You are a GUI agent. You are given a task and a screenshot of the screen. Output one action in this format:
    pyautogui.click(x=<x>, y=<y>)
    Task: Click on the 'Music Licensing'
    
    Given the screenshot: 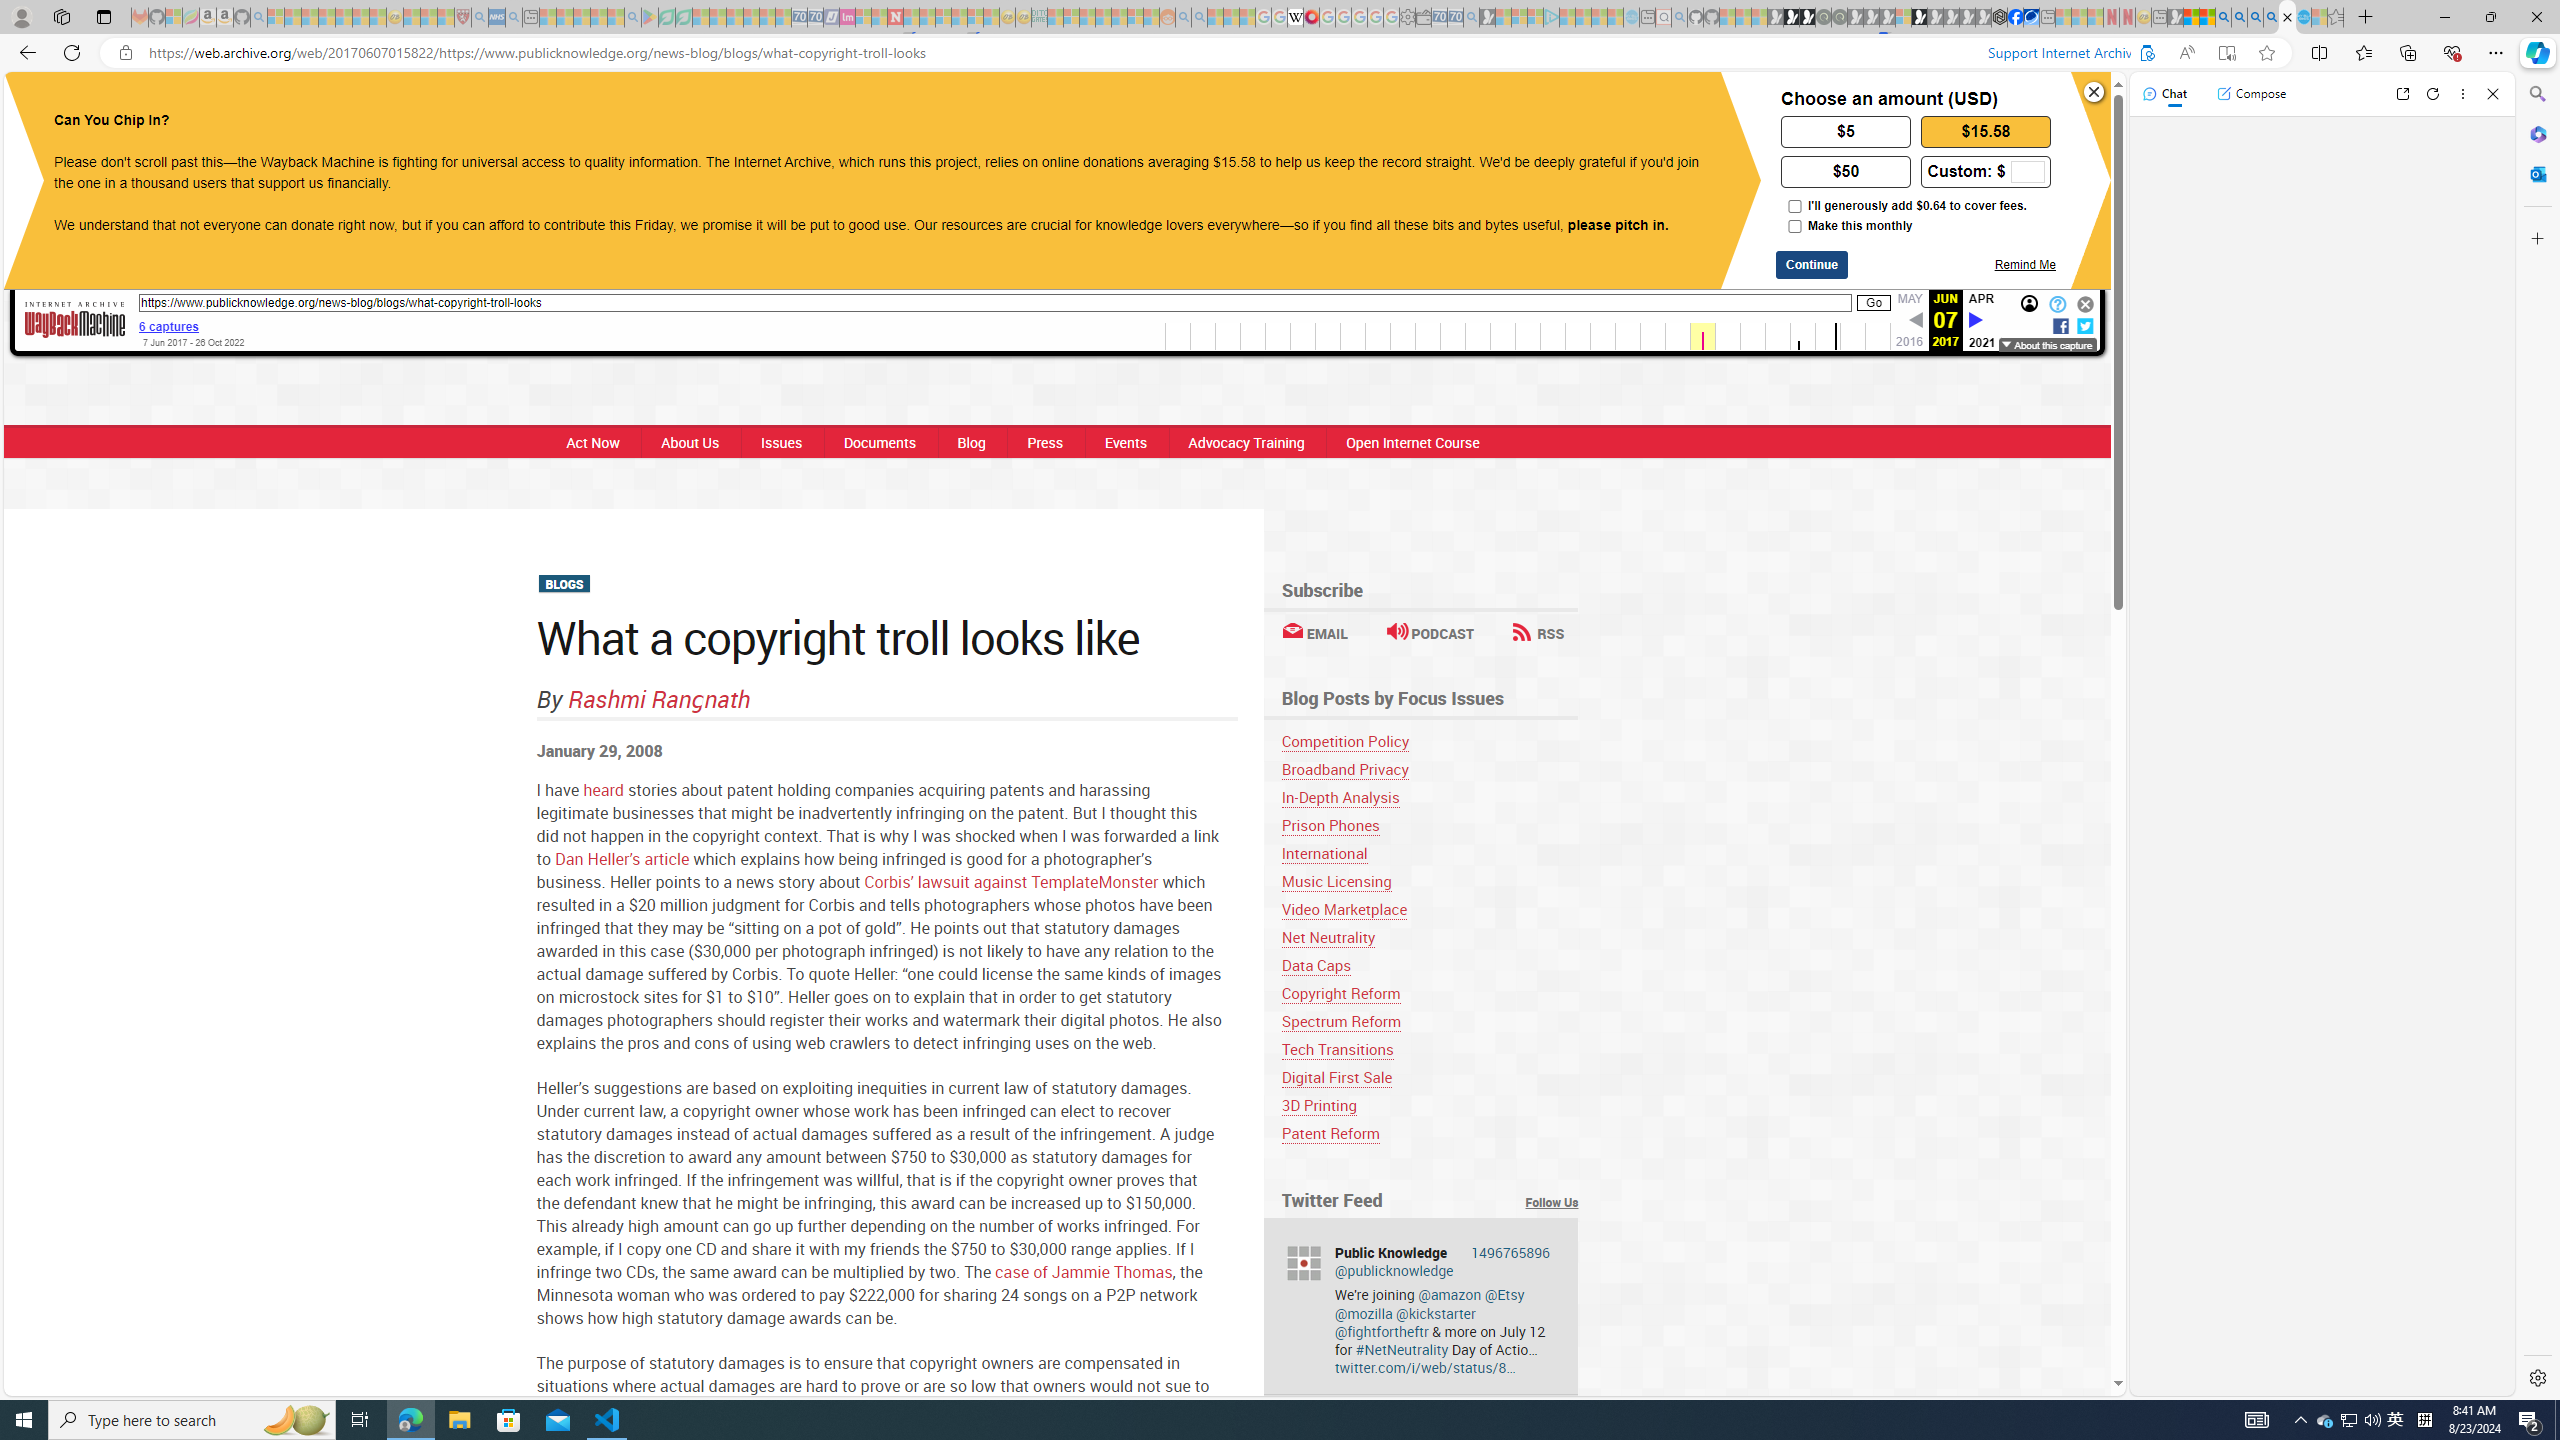 What is the action you would take?
    pyautogui.click(x=1336, y=880)
    